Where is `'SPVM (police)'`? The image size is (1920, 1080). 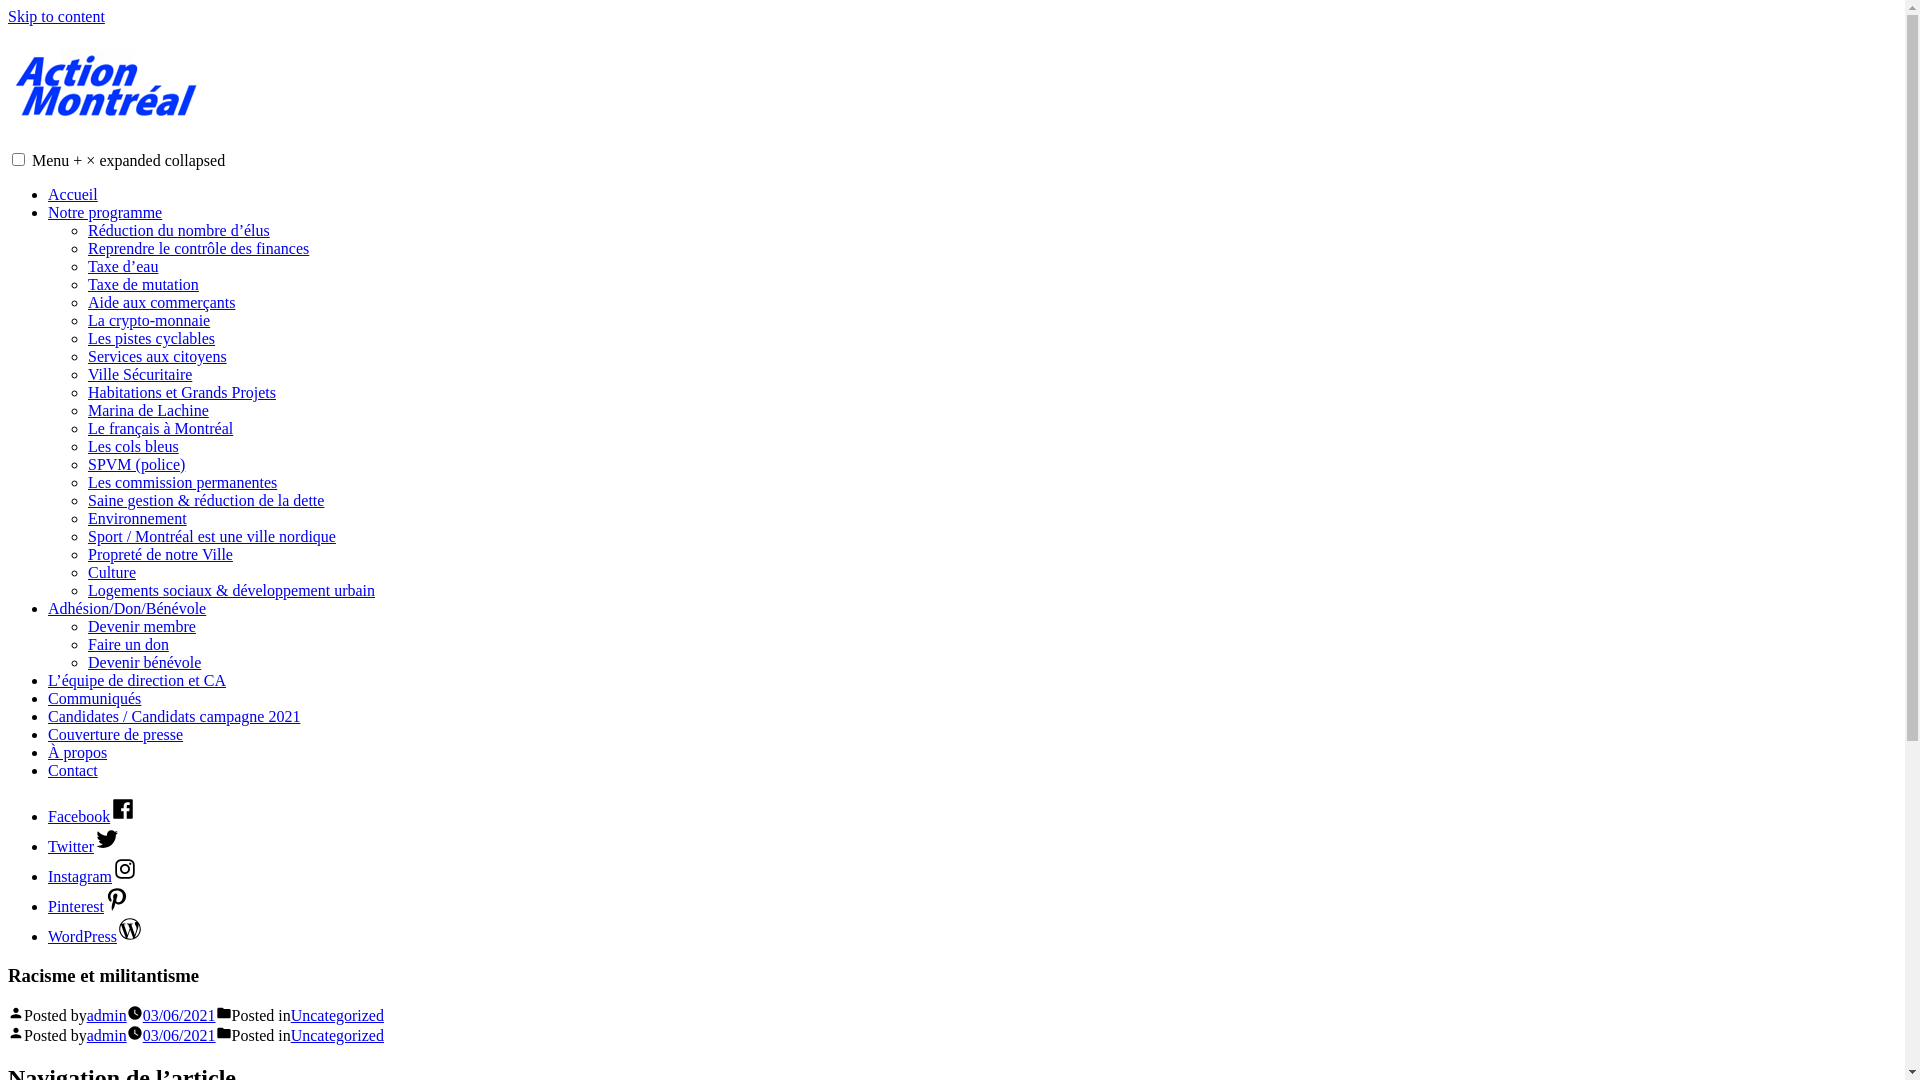
'SPVM (police)' is located at coordinates (135, 464).